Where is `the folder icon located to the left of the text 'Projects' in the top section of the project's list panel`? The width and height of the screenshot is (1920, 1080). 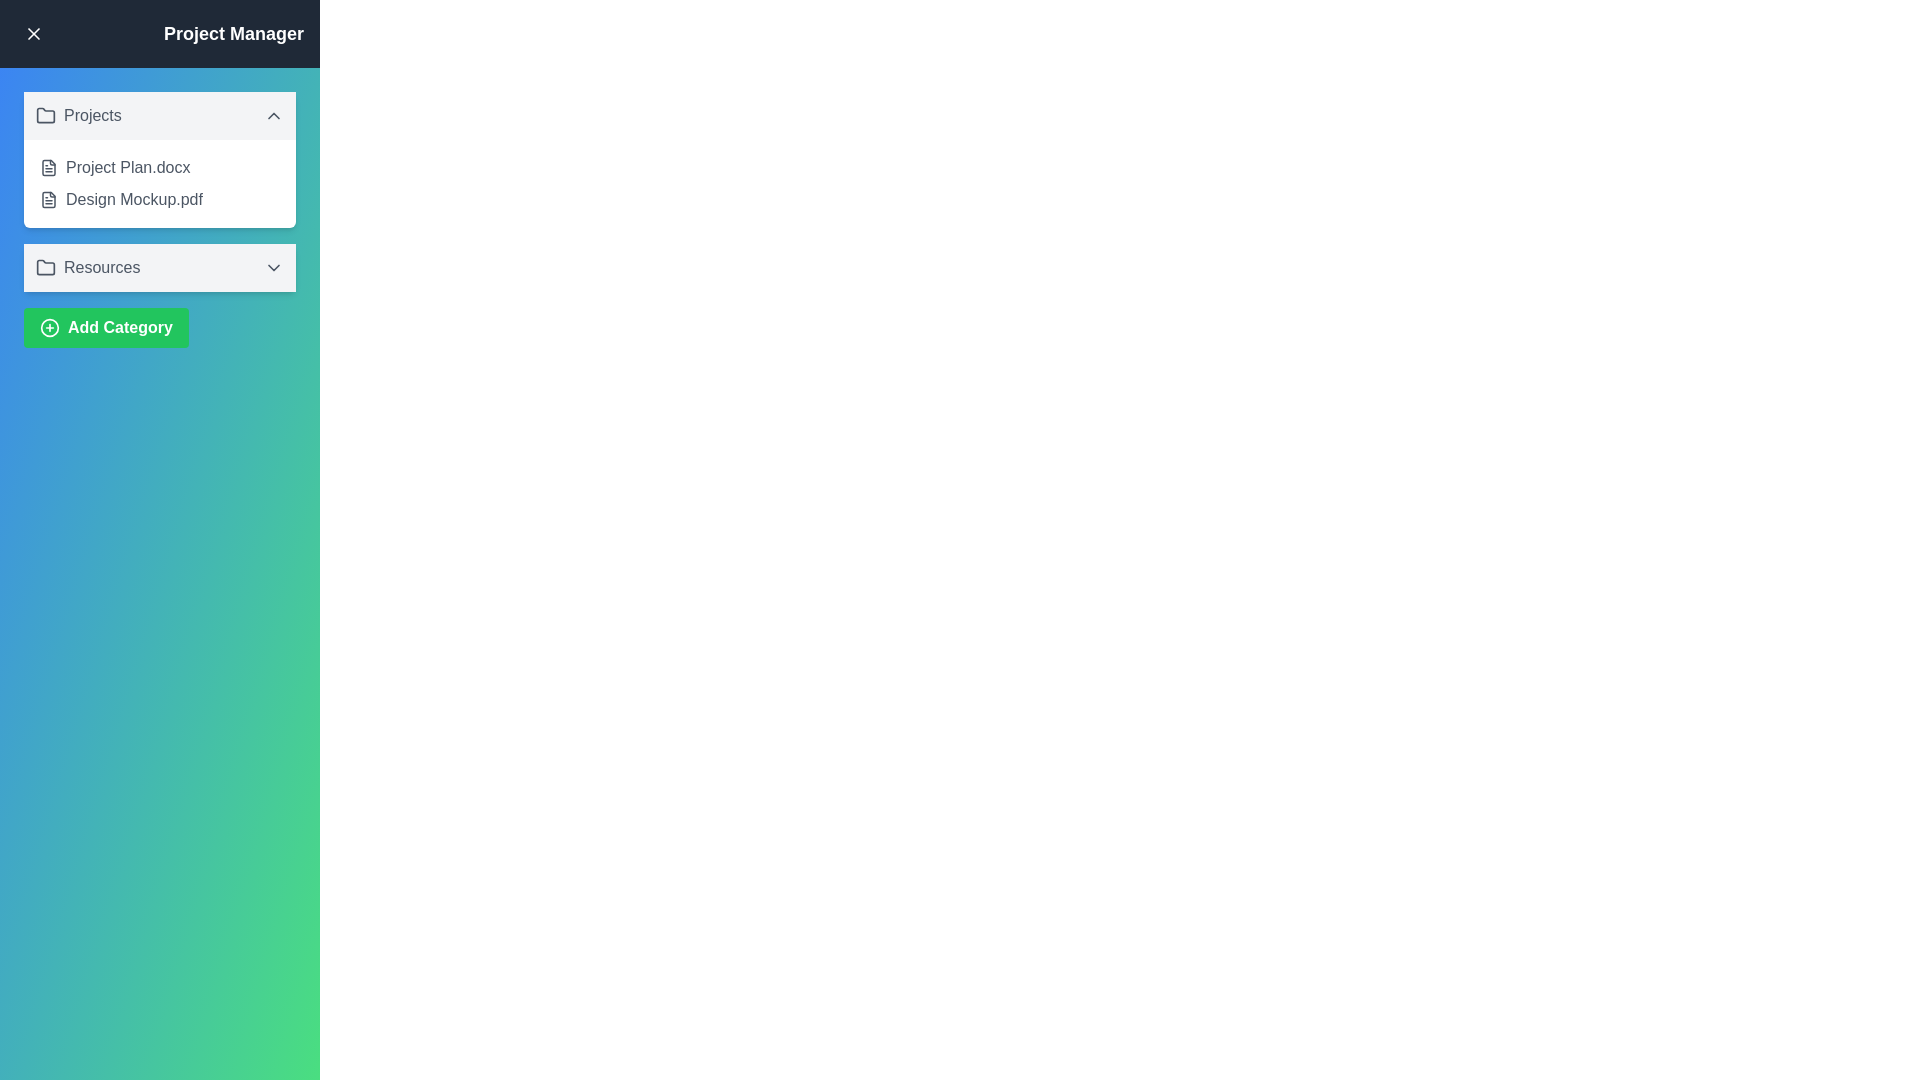
the folder icon located to the left of the text 'Projects' in the top section of the project's list panel is located at coordinates (46, 115).